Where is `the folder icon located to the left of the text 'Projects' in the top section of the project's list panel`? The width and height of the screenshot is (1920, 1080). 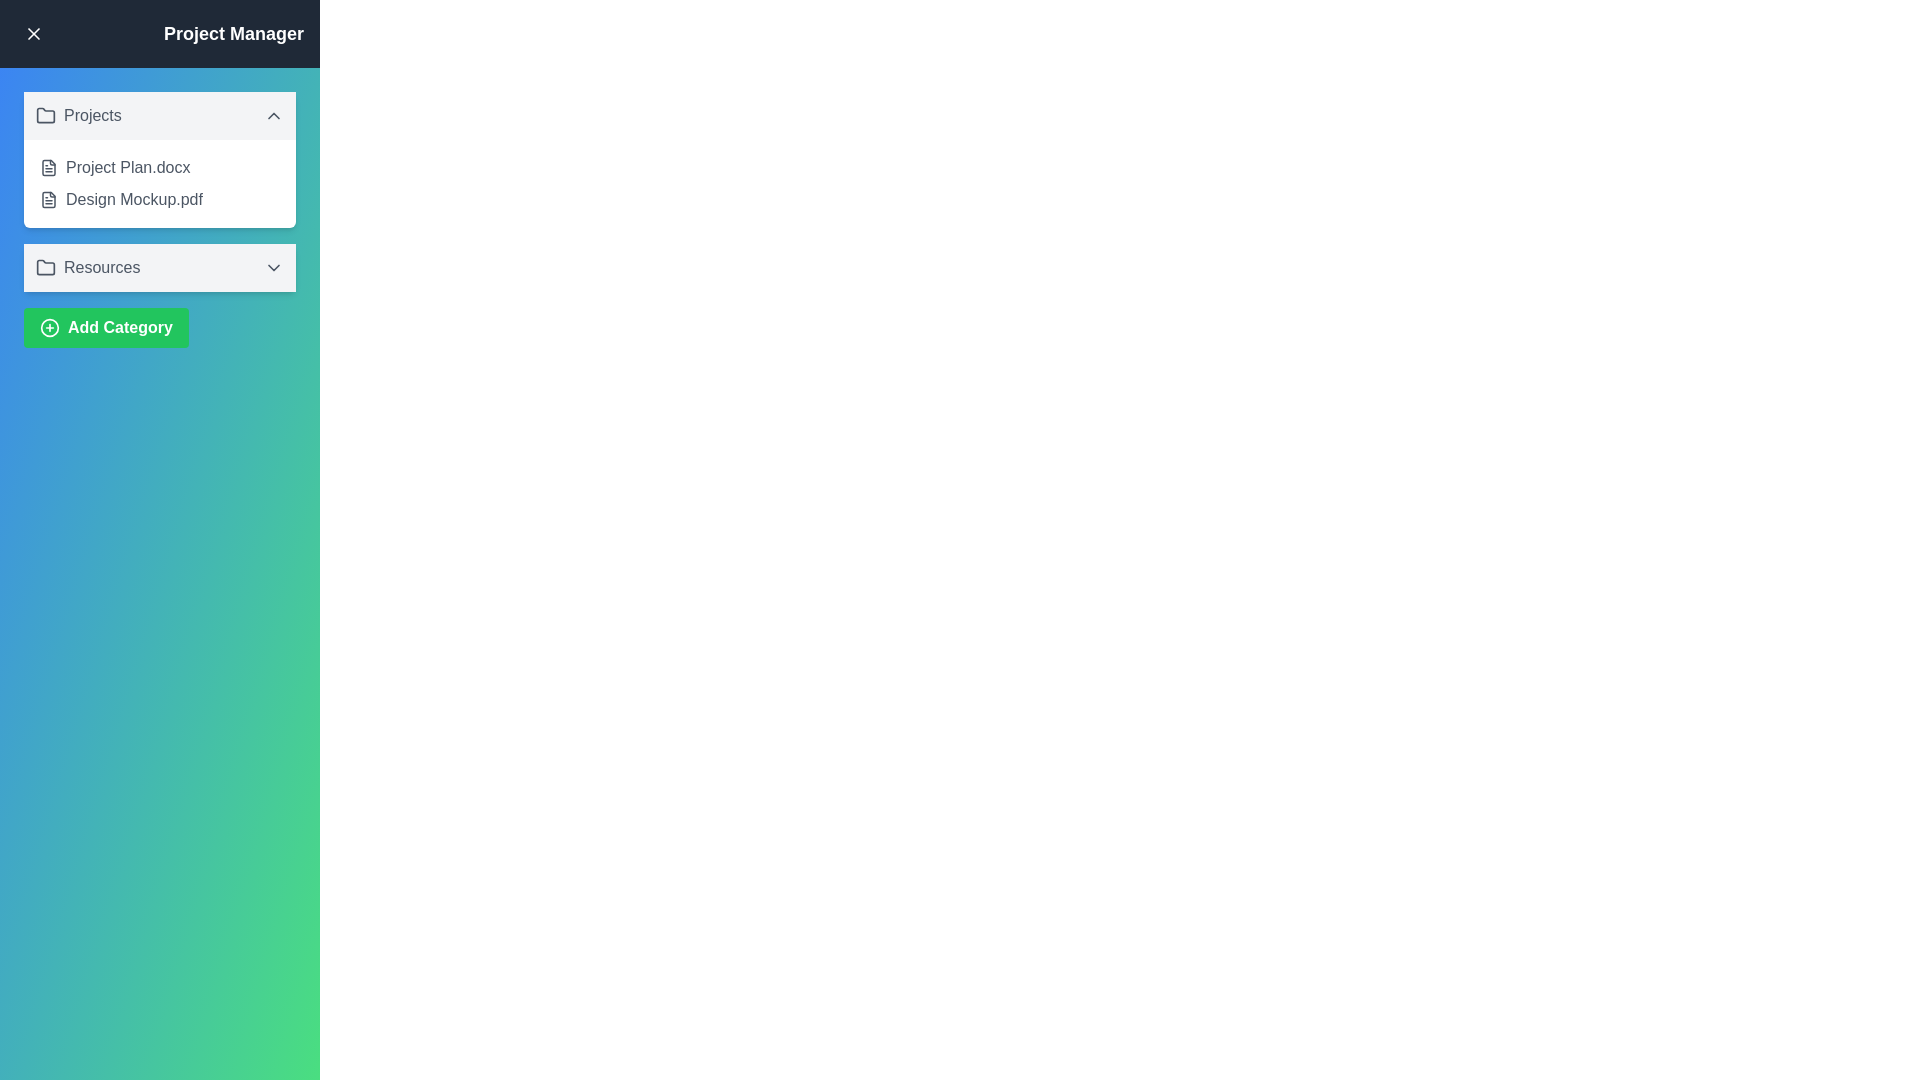
the folder icon located to the left of the text 'Projects' in the top section of the project's list panel is located at coordinates (46, 115).